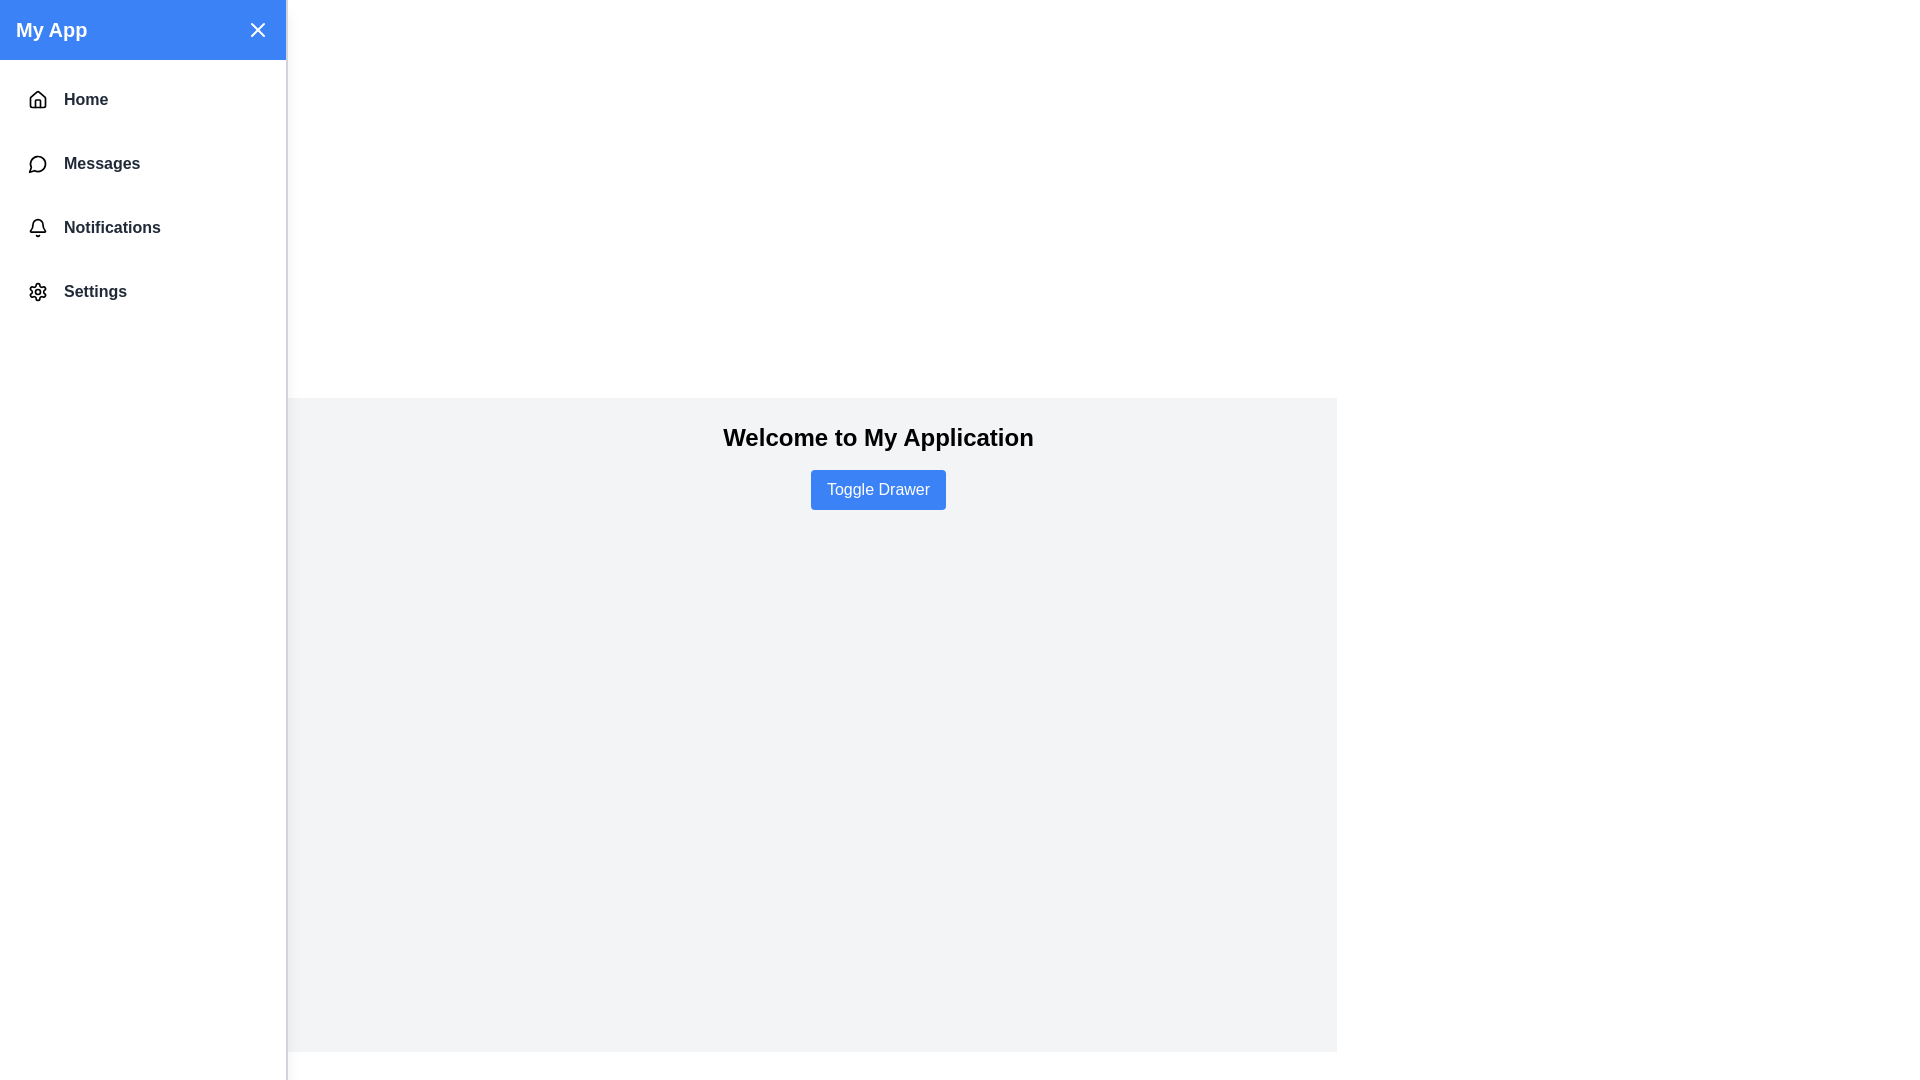 The width and height of the screenshot is (1920, 1080). What do you see at coordinates (878, 489) in the screenshot?
I see `'Toggle Drawer' button to toggle the drawer open or closed` at bounding box center [878, 489].